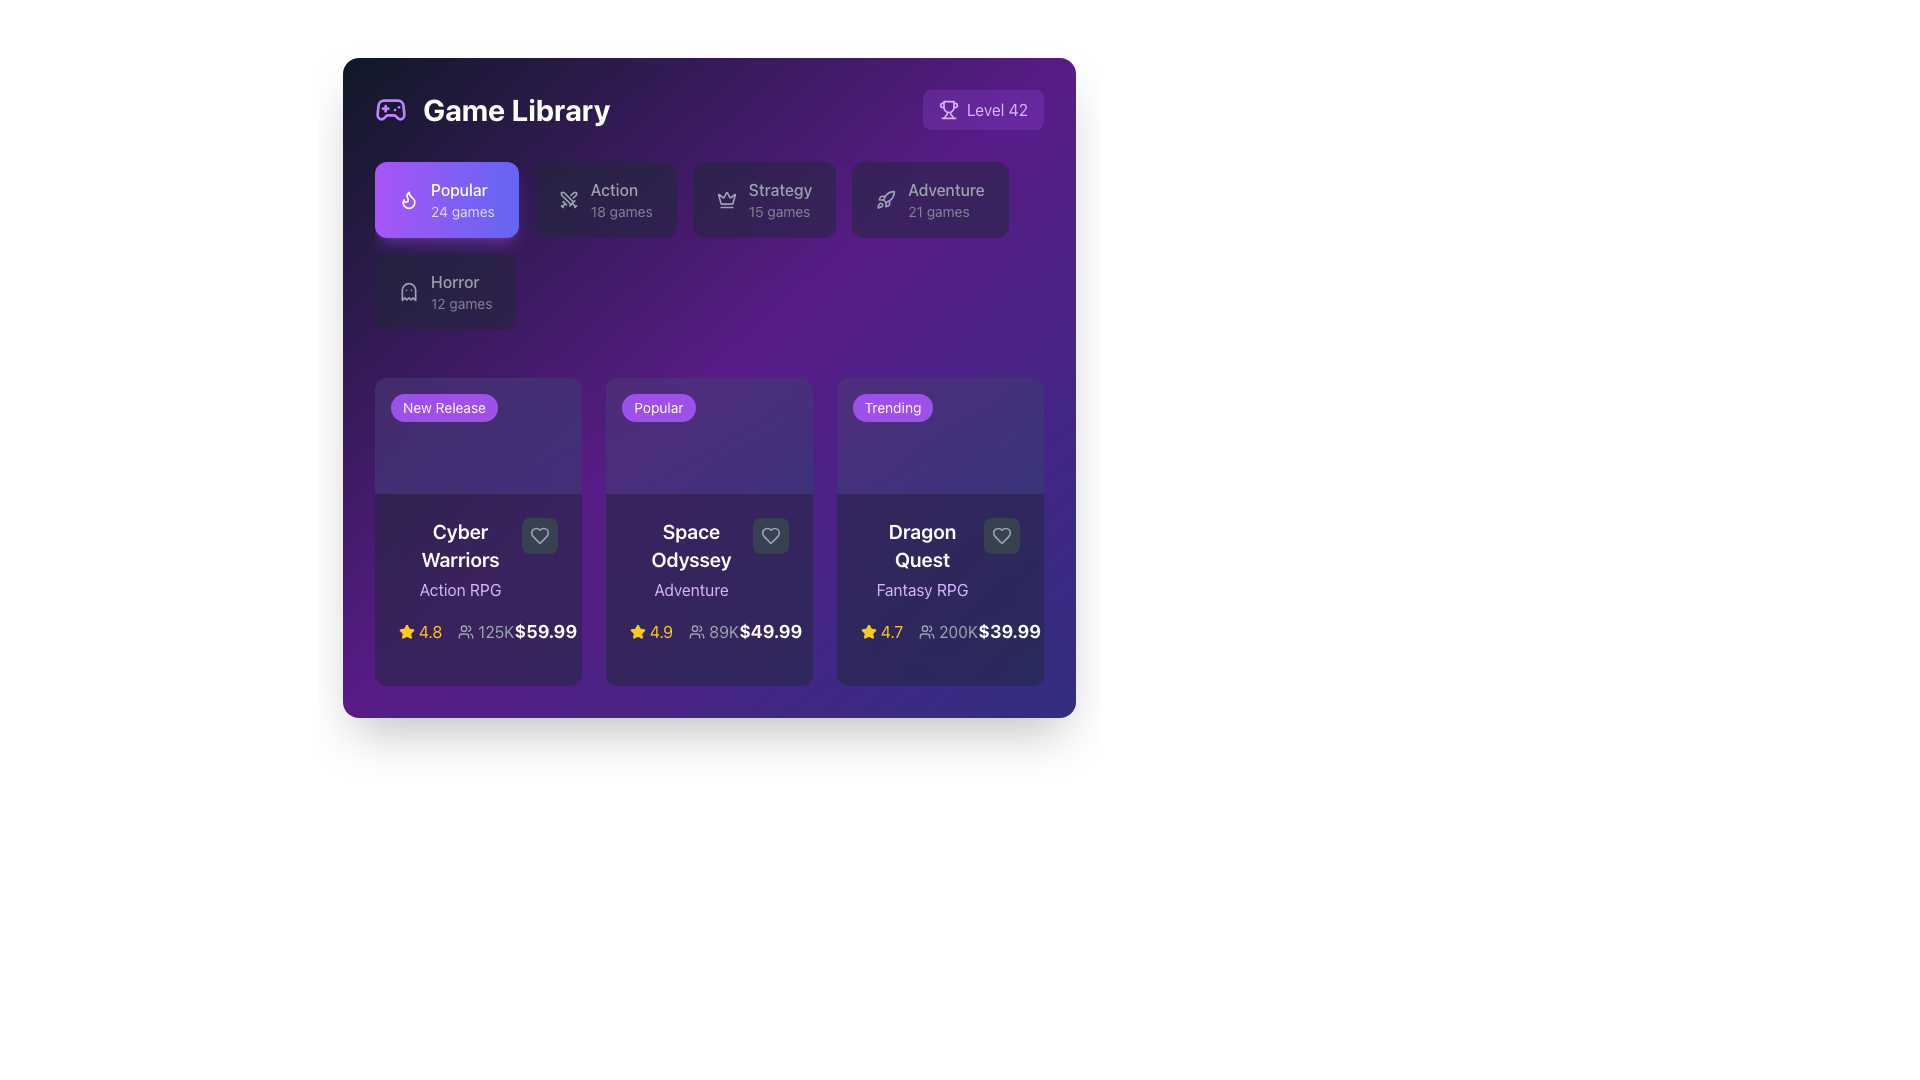  I want to click on the Text Label that categorizes or highlights the genre of the game 'Dragon Quest', which is located at the bottom of the game card, so click(921, 589).